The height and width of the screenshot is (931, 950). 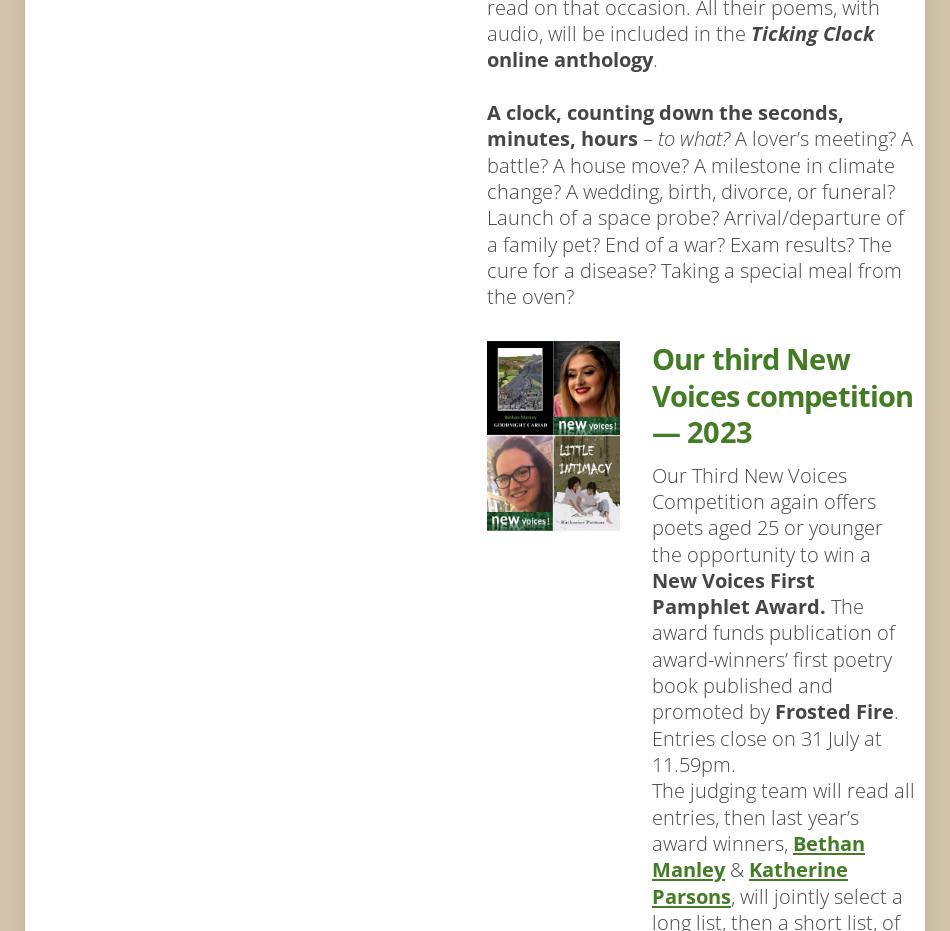 I want to click on 'A lover’s meeting? A battle? A house move? A milestone in climate change? A wedding, birth, divorce, or funeral? Launch of a space probe? Arrival/departure of a family pet? End of a war? Exam results? The cure for a disease? Taking a special meal from the oven?', so click(x=699, y=217).